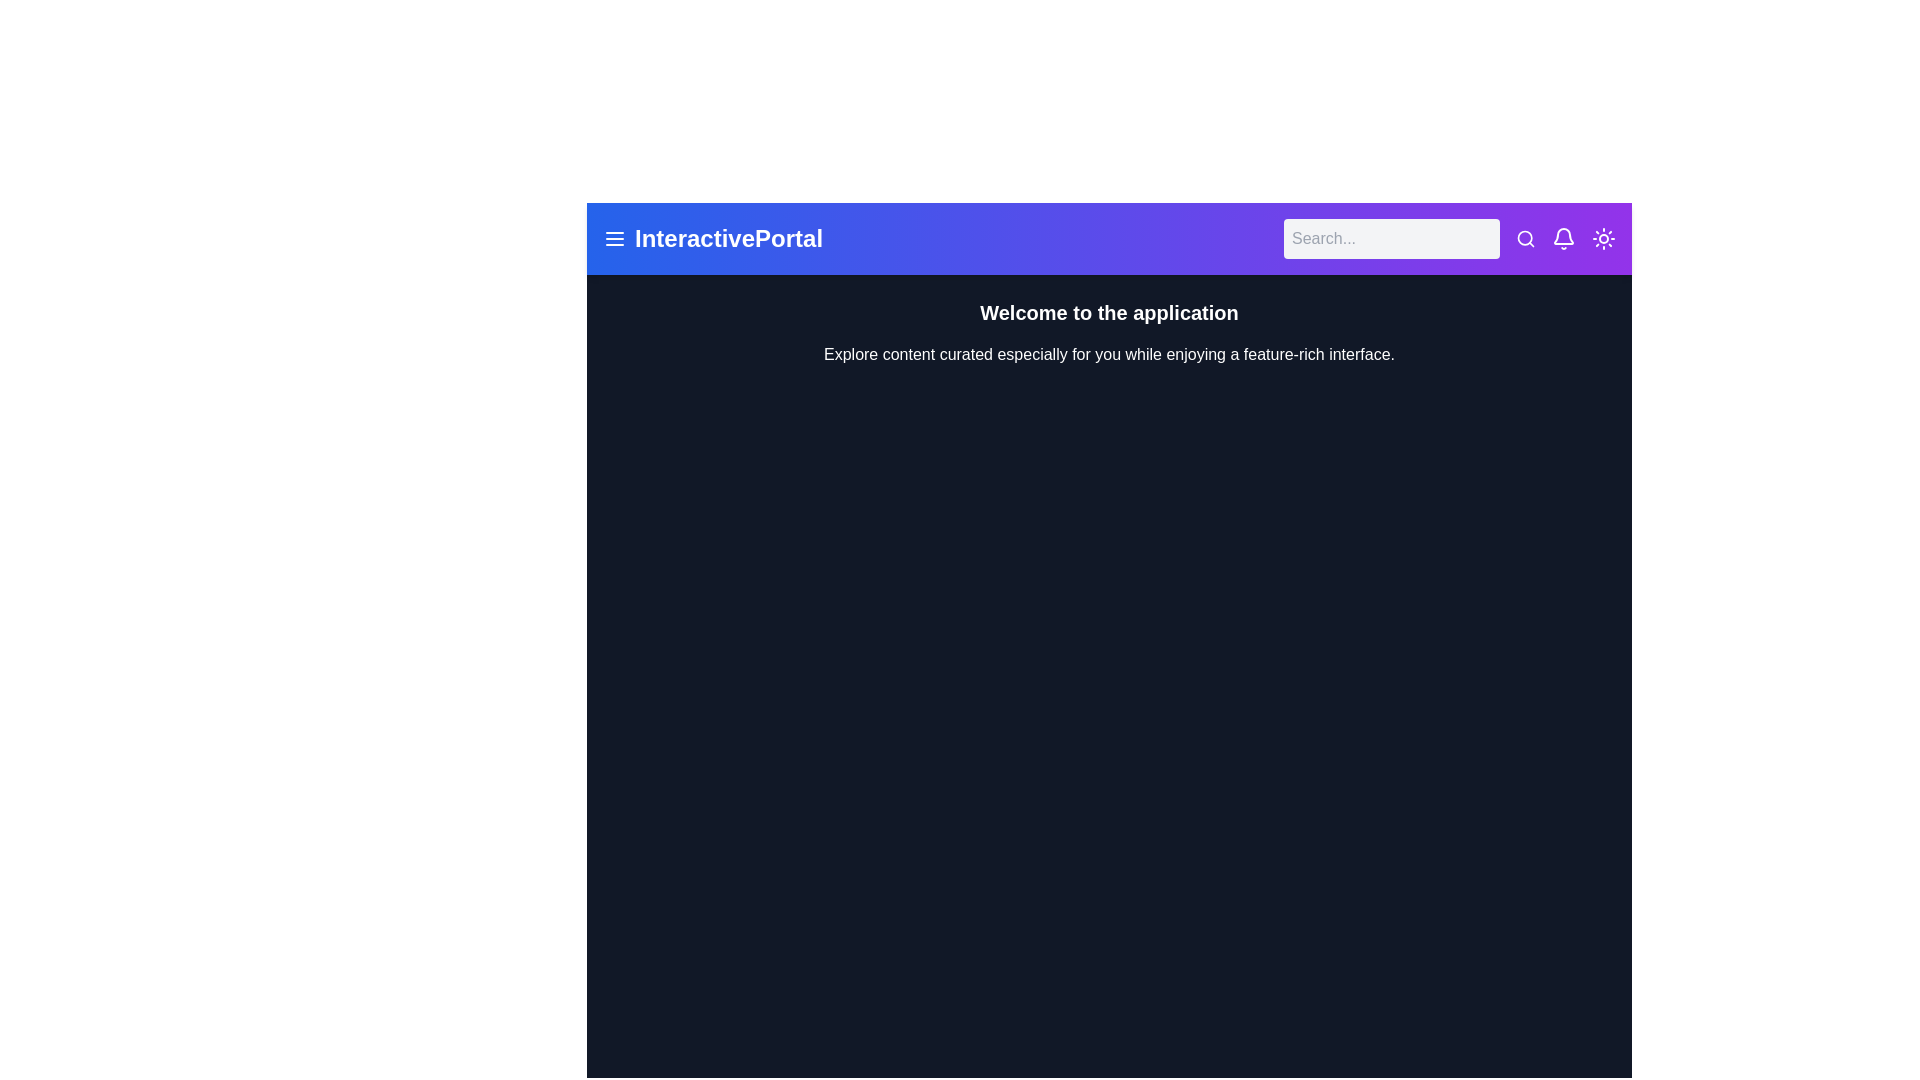 The image size is (1920, 1080). I want to click on the element with lucide-search class, so click(1525, 238).